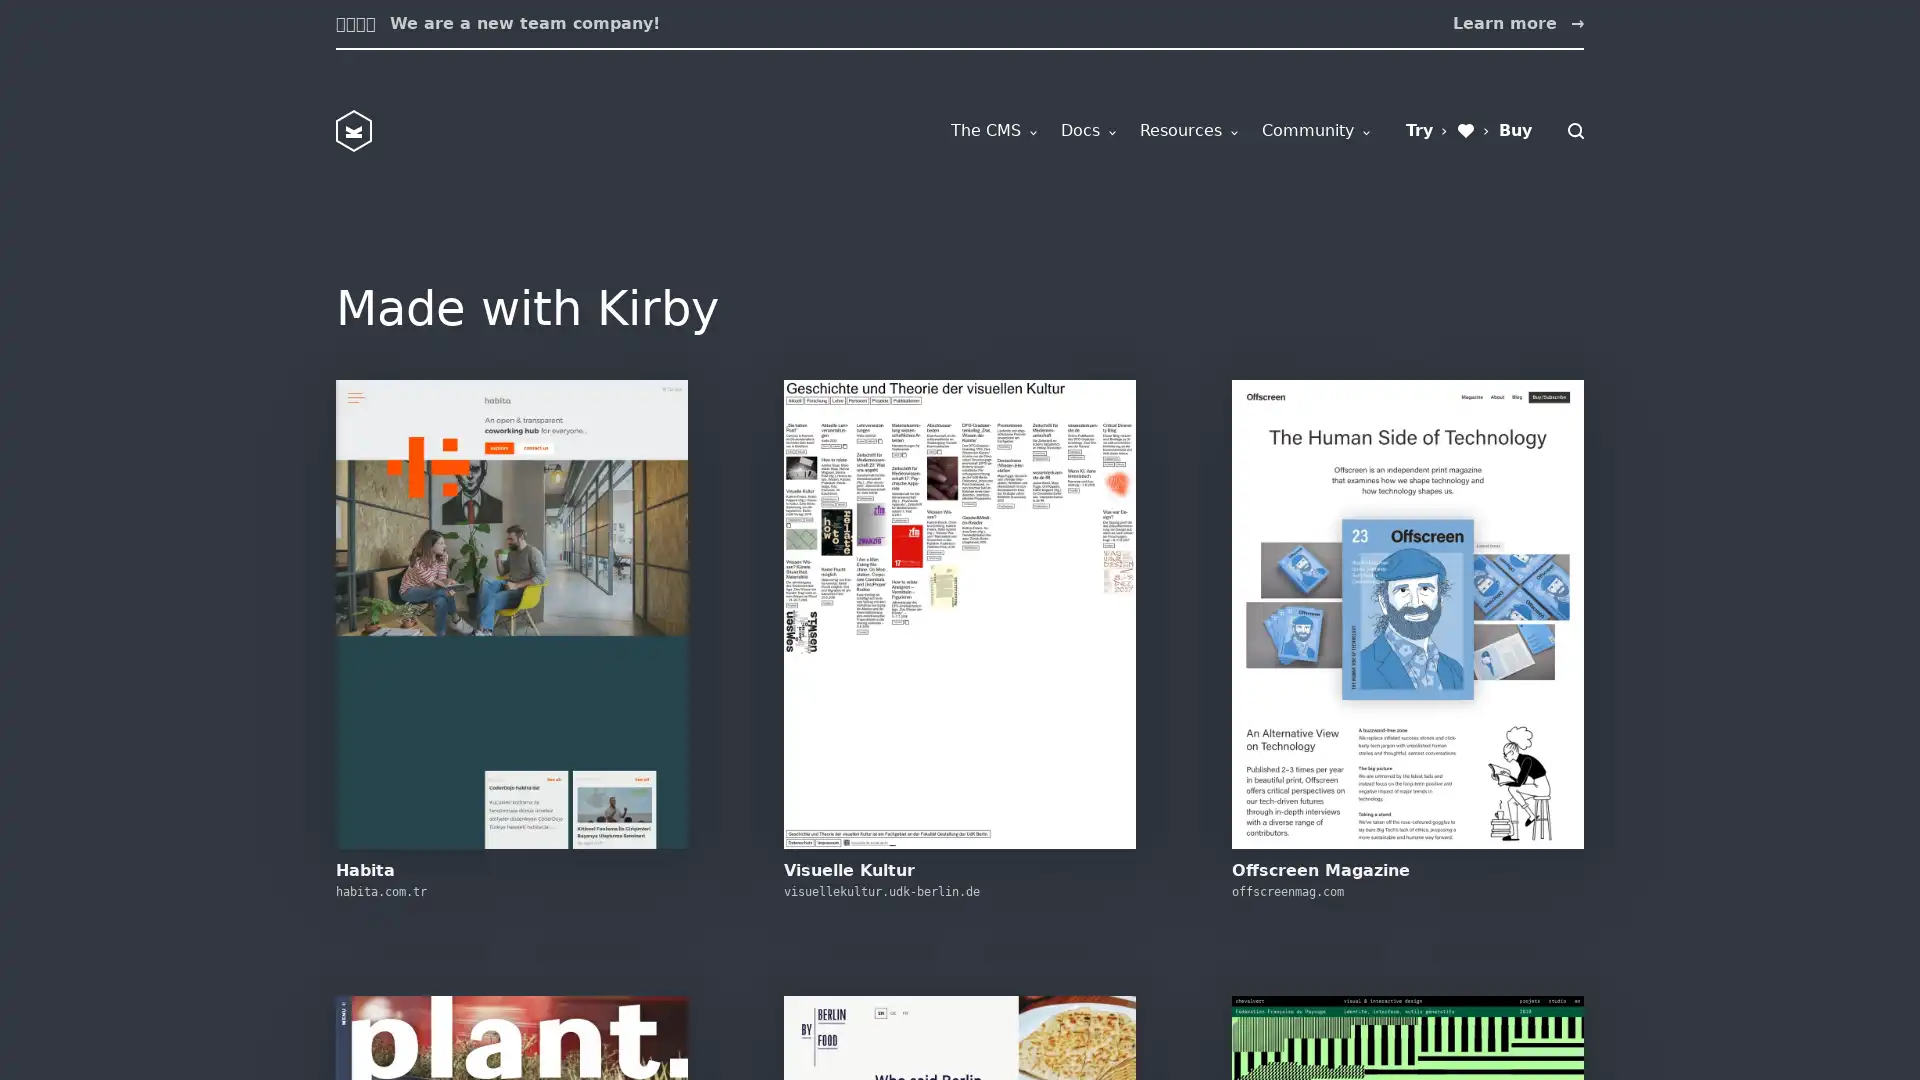 This screenshot has width=1920, height=1080. I want to click on Search, so click(1574, 131).